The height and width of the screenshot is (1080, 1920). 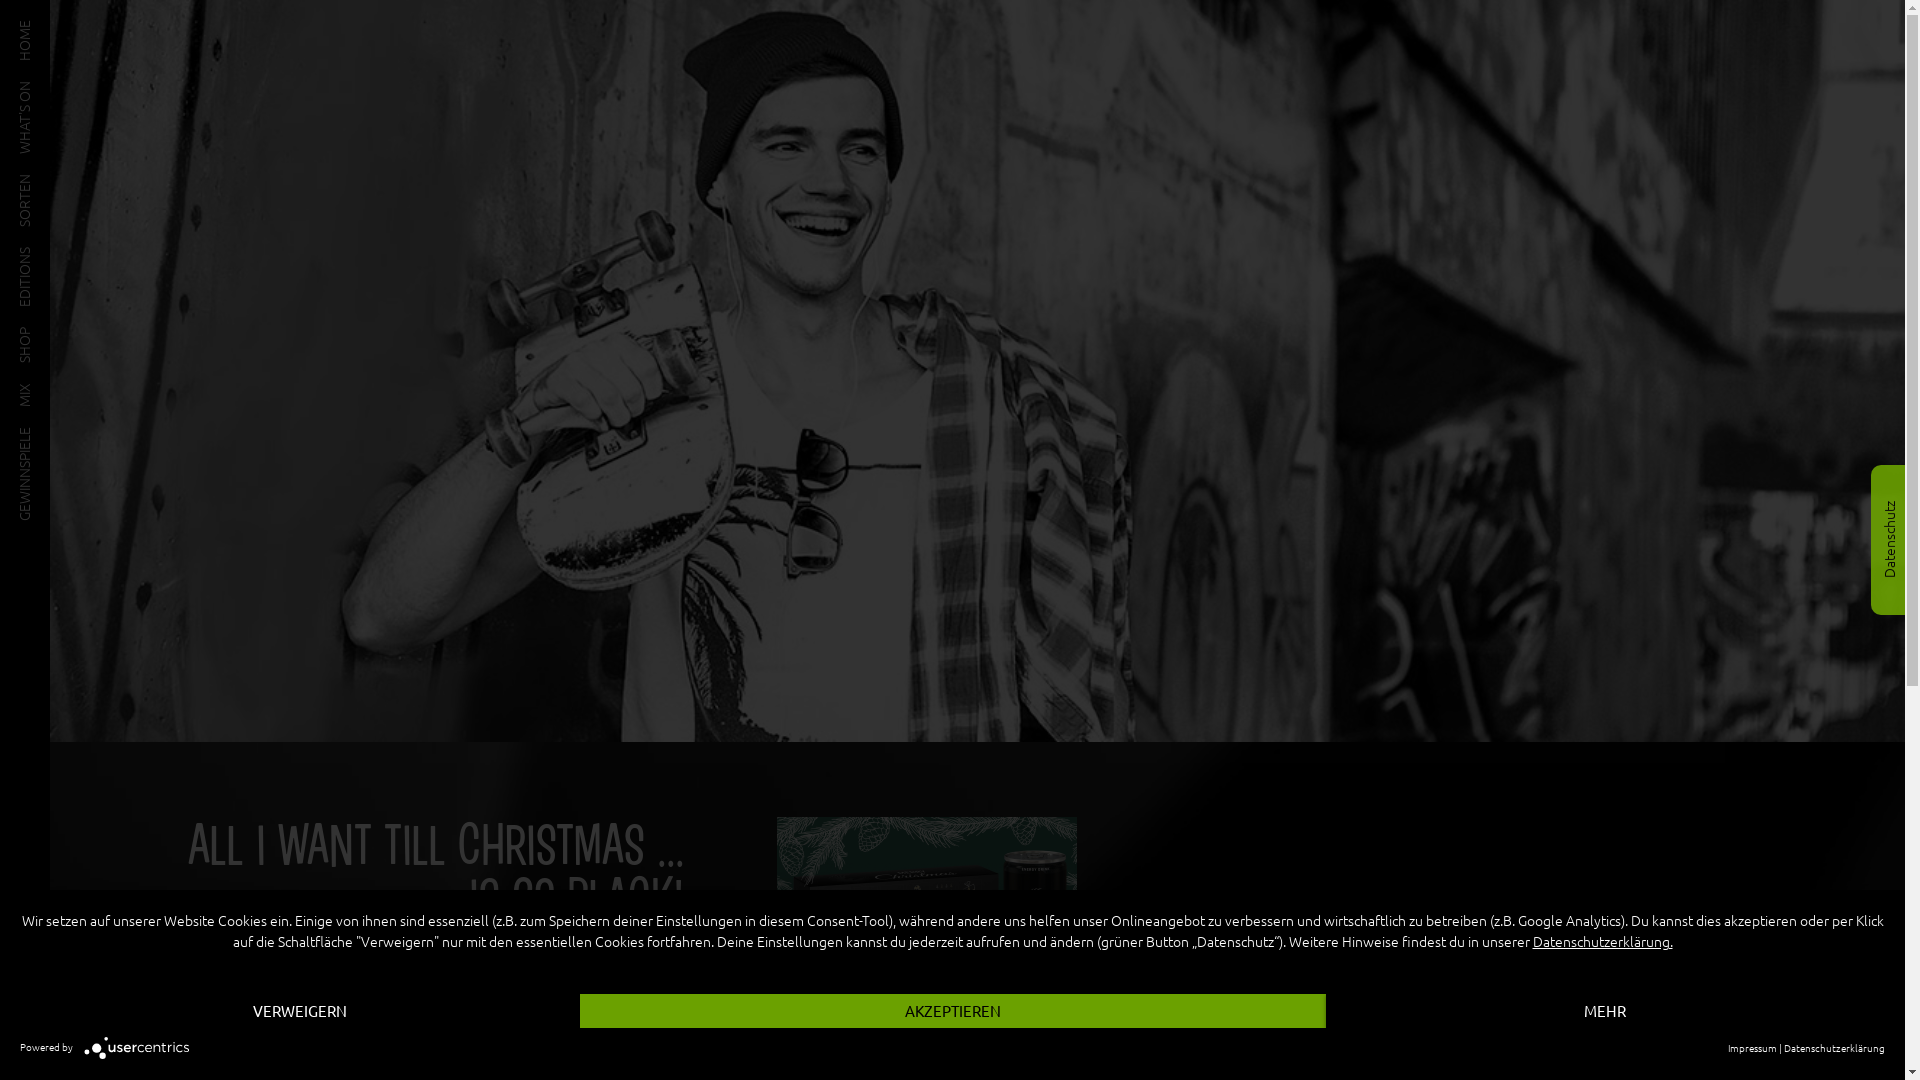 I want to click on 'WHAT'S ON', so click(x=54, y=87).